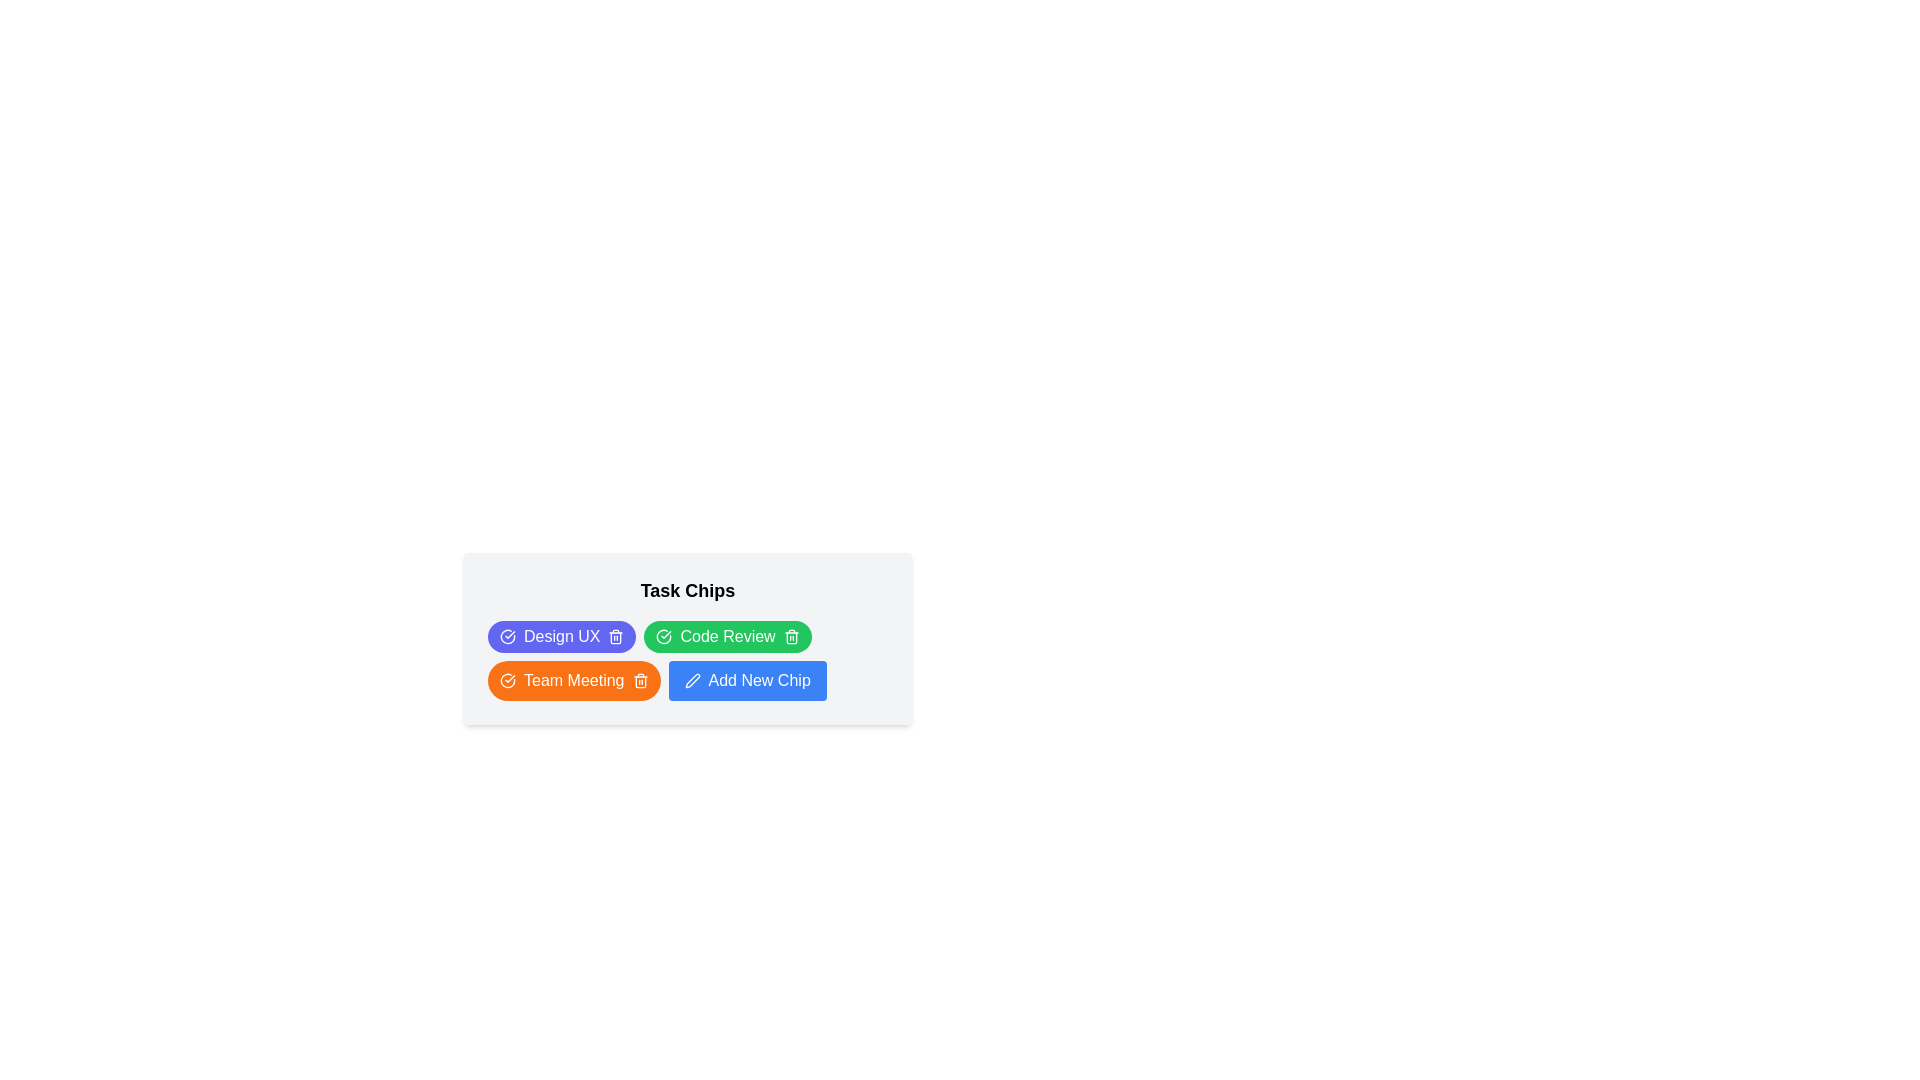 Image resolution: width=1920 pixels, height=1080 pixels. Describe the element at coordinates (746, 680) in the screenshot. I see `the blue rectangular button with rounded corners that contains a pen icon and the text 'Add New Chip'` at that location.